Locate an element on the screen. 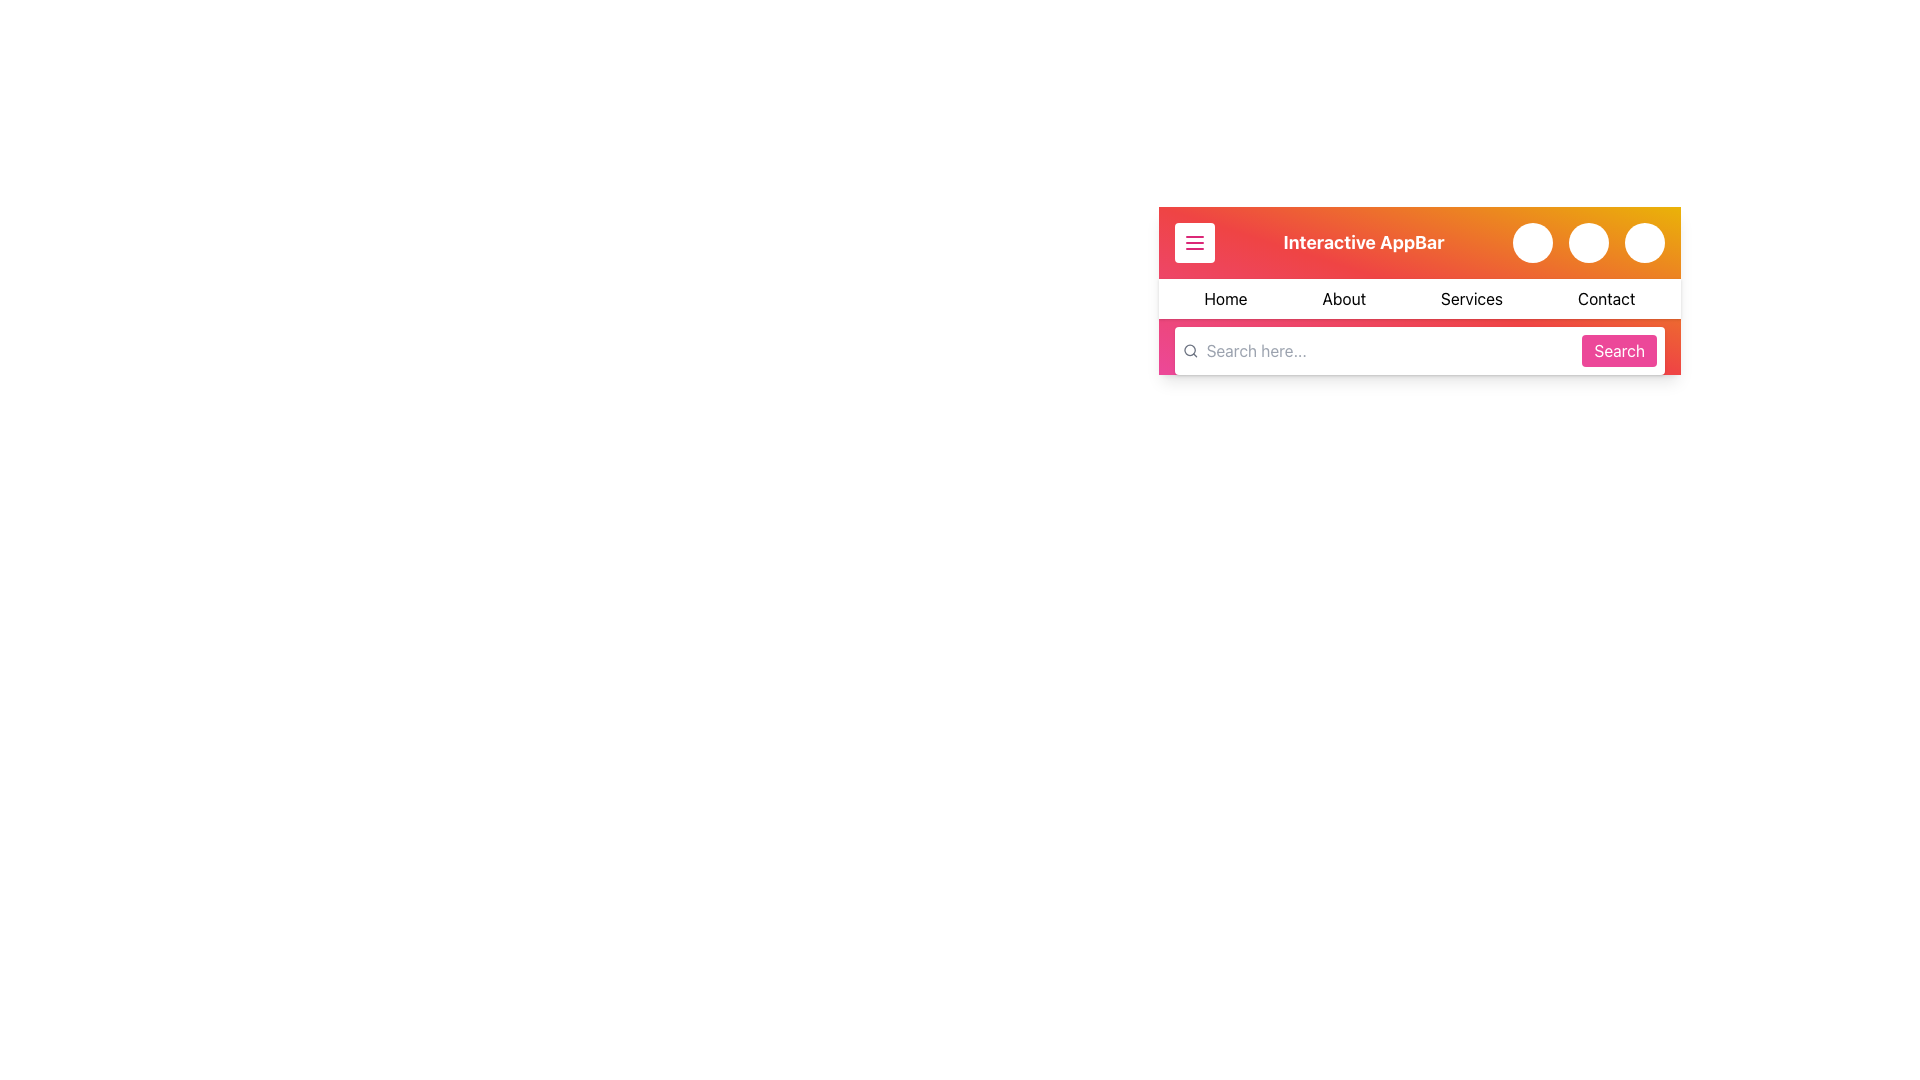 Image resolution: width=1920 pixels, height=1080 pixels. the bright pink 'Search' button with white text is located at coordinates (1619, 350).